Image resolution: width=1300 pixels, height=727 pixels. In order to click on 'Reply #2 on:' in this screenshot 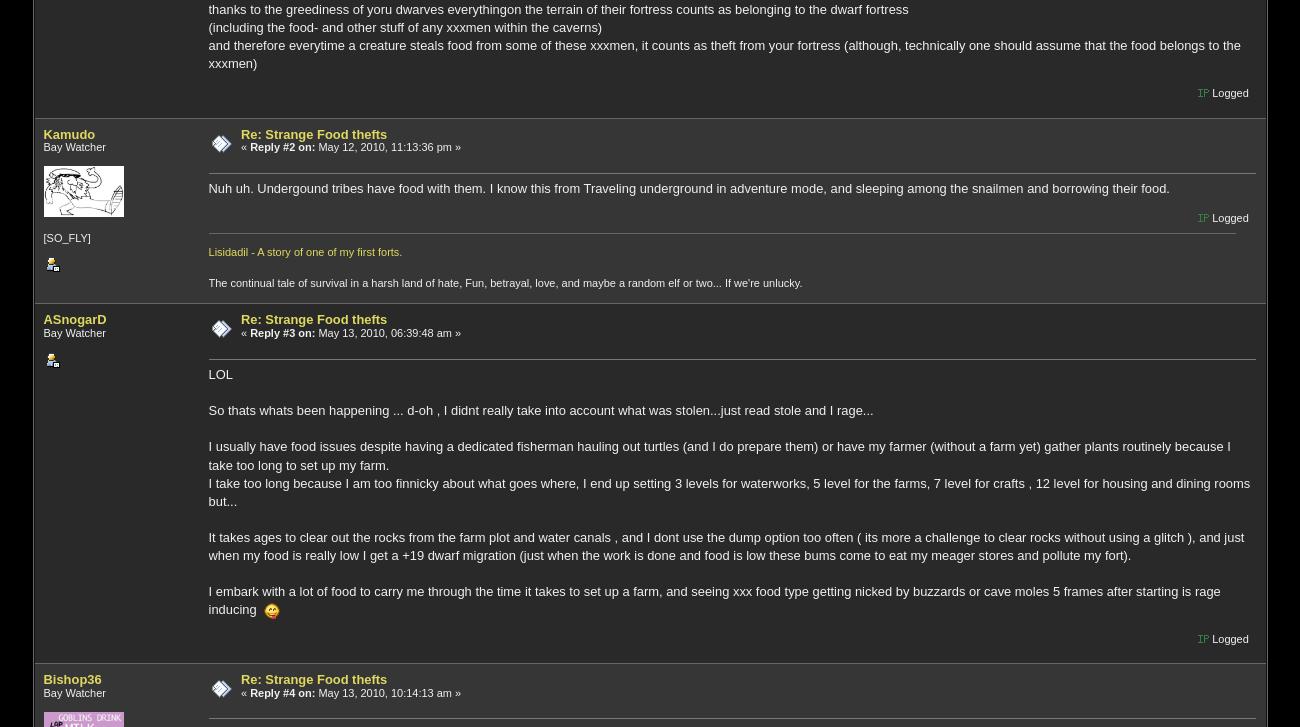, I will do `click(282, 146)`.